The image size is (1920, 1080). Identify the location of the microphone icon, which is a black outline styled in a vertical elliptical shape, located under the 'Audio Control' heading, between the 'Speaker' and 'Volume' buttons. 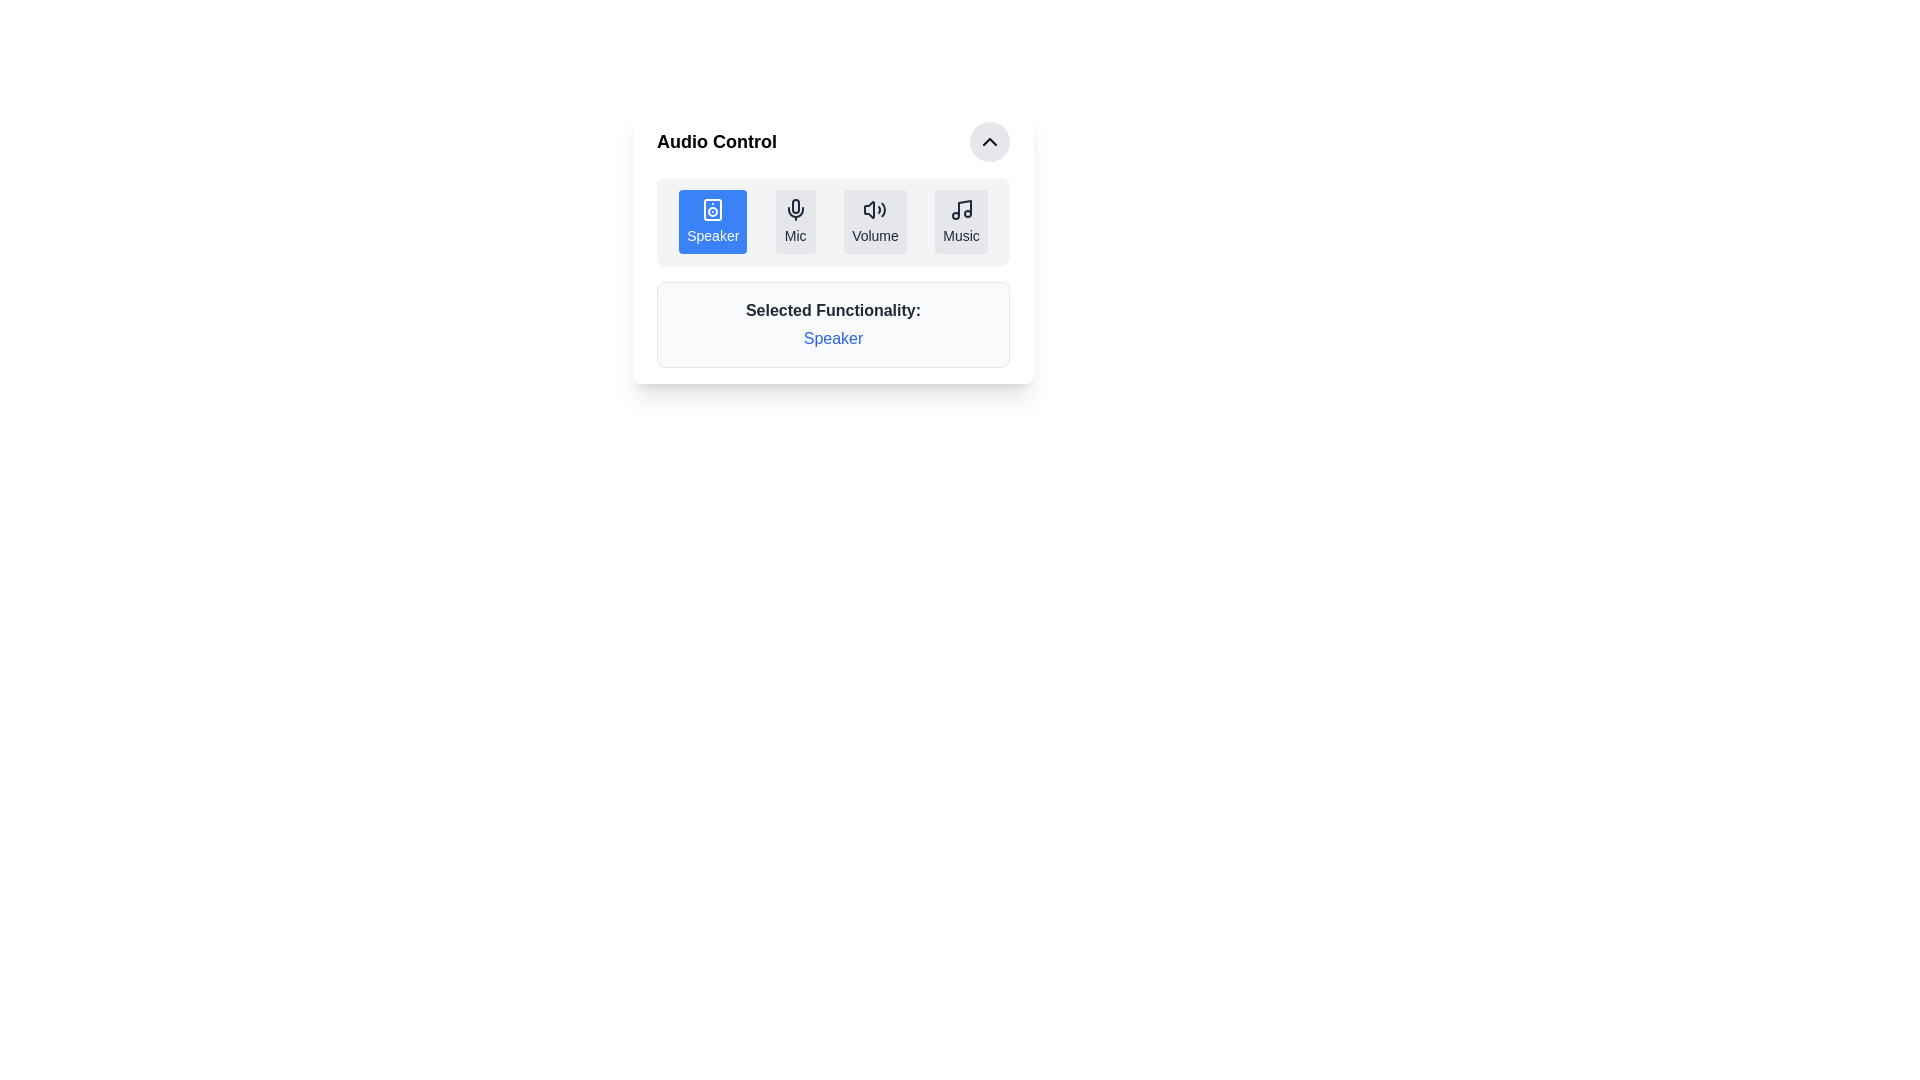
(794, 209).